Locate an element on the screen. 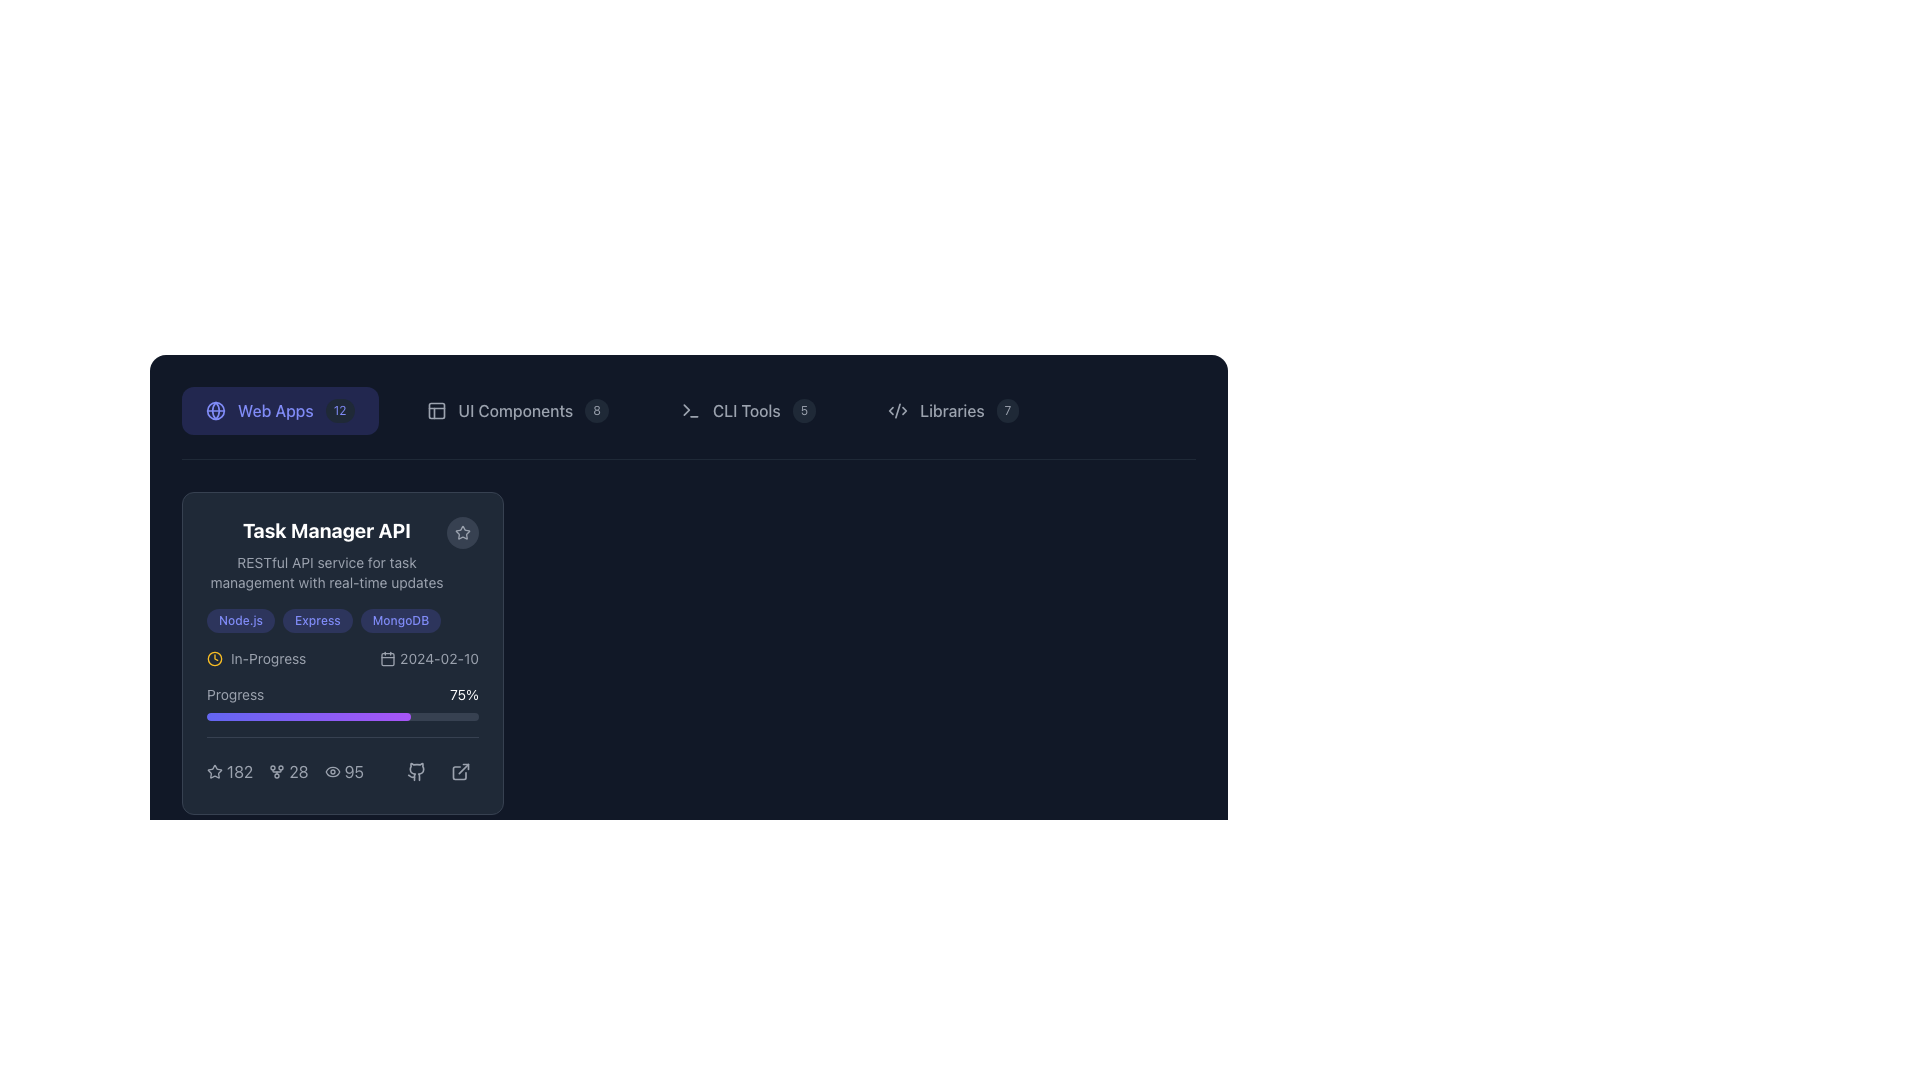 The width and height of the screenshot is (1920, 1080). the 'CLI Tools' menu item in the horizontal navigation bar is located at coordinates (689, 422).